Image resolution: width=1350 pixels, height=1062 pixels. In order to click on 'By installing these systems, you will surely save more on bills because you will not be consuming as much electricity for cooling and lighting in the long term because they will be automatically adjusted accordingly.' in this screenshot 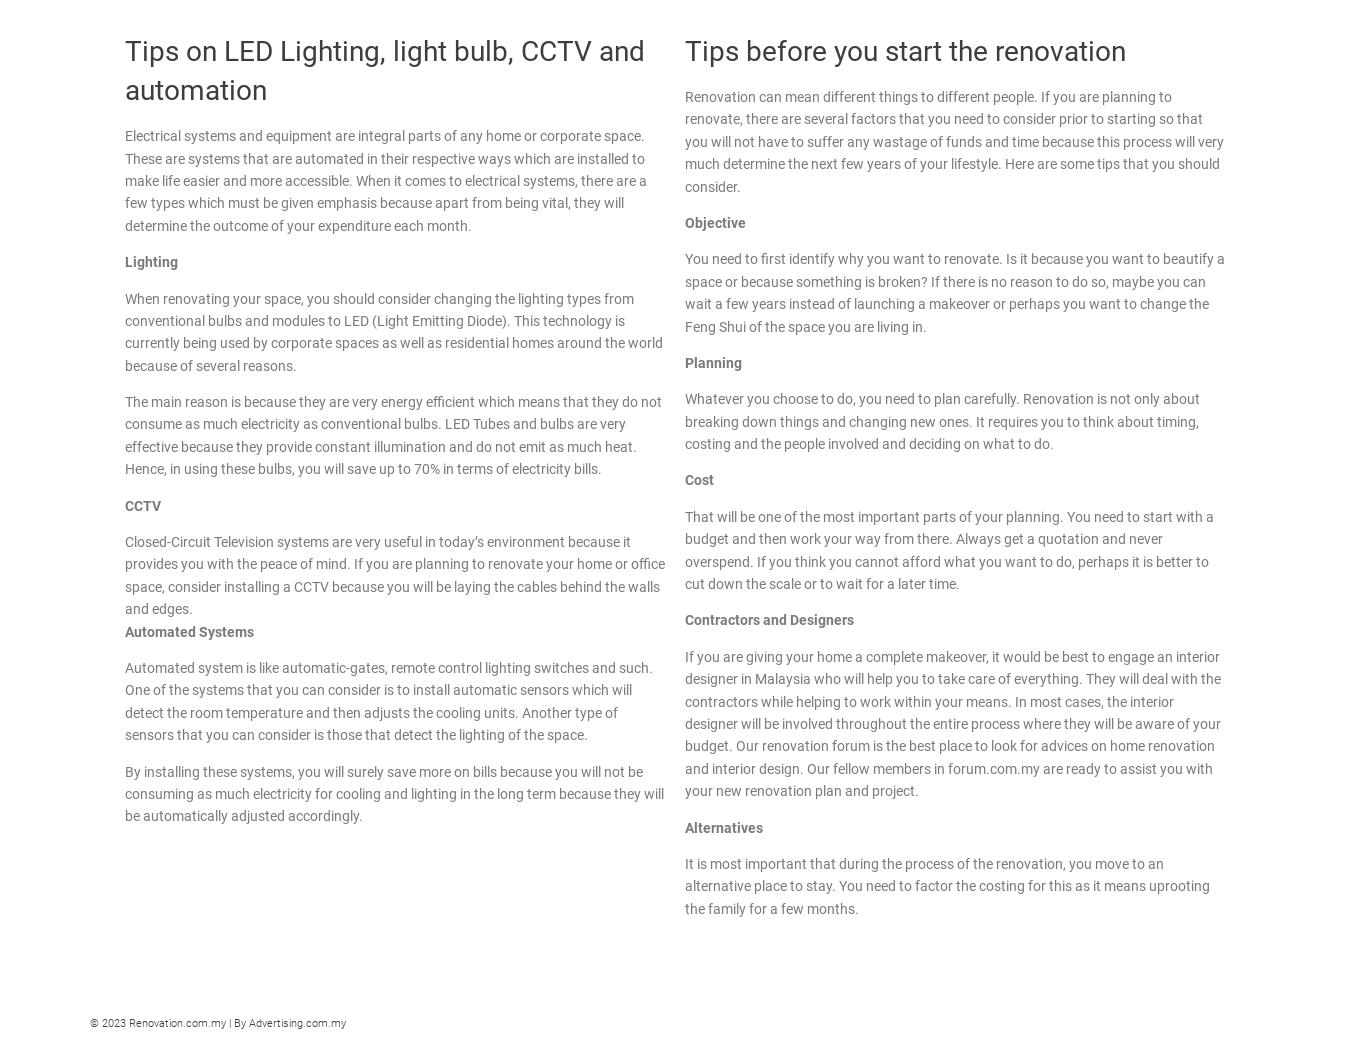, I will do `click(394, 793)`.